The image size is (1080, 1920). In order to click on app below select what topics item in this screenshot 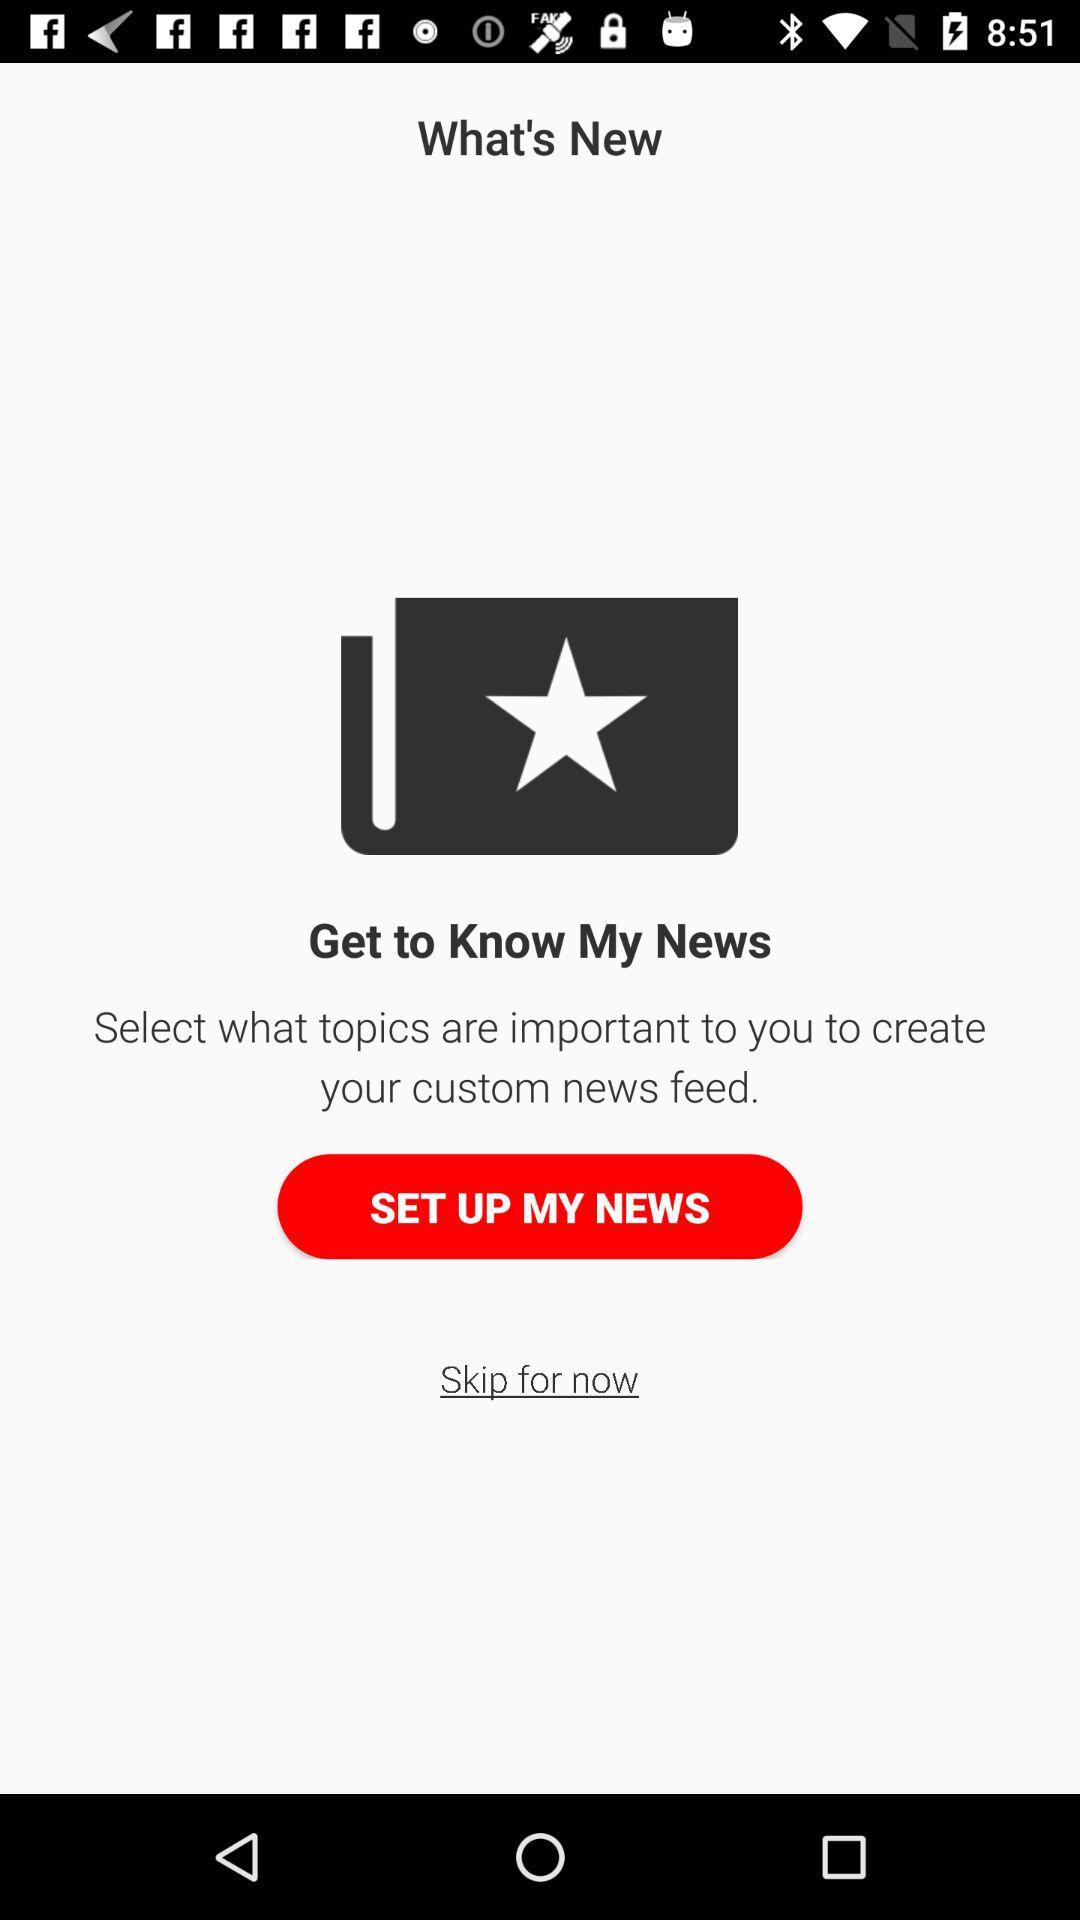, I will do `click(540, 1205)`.